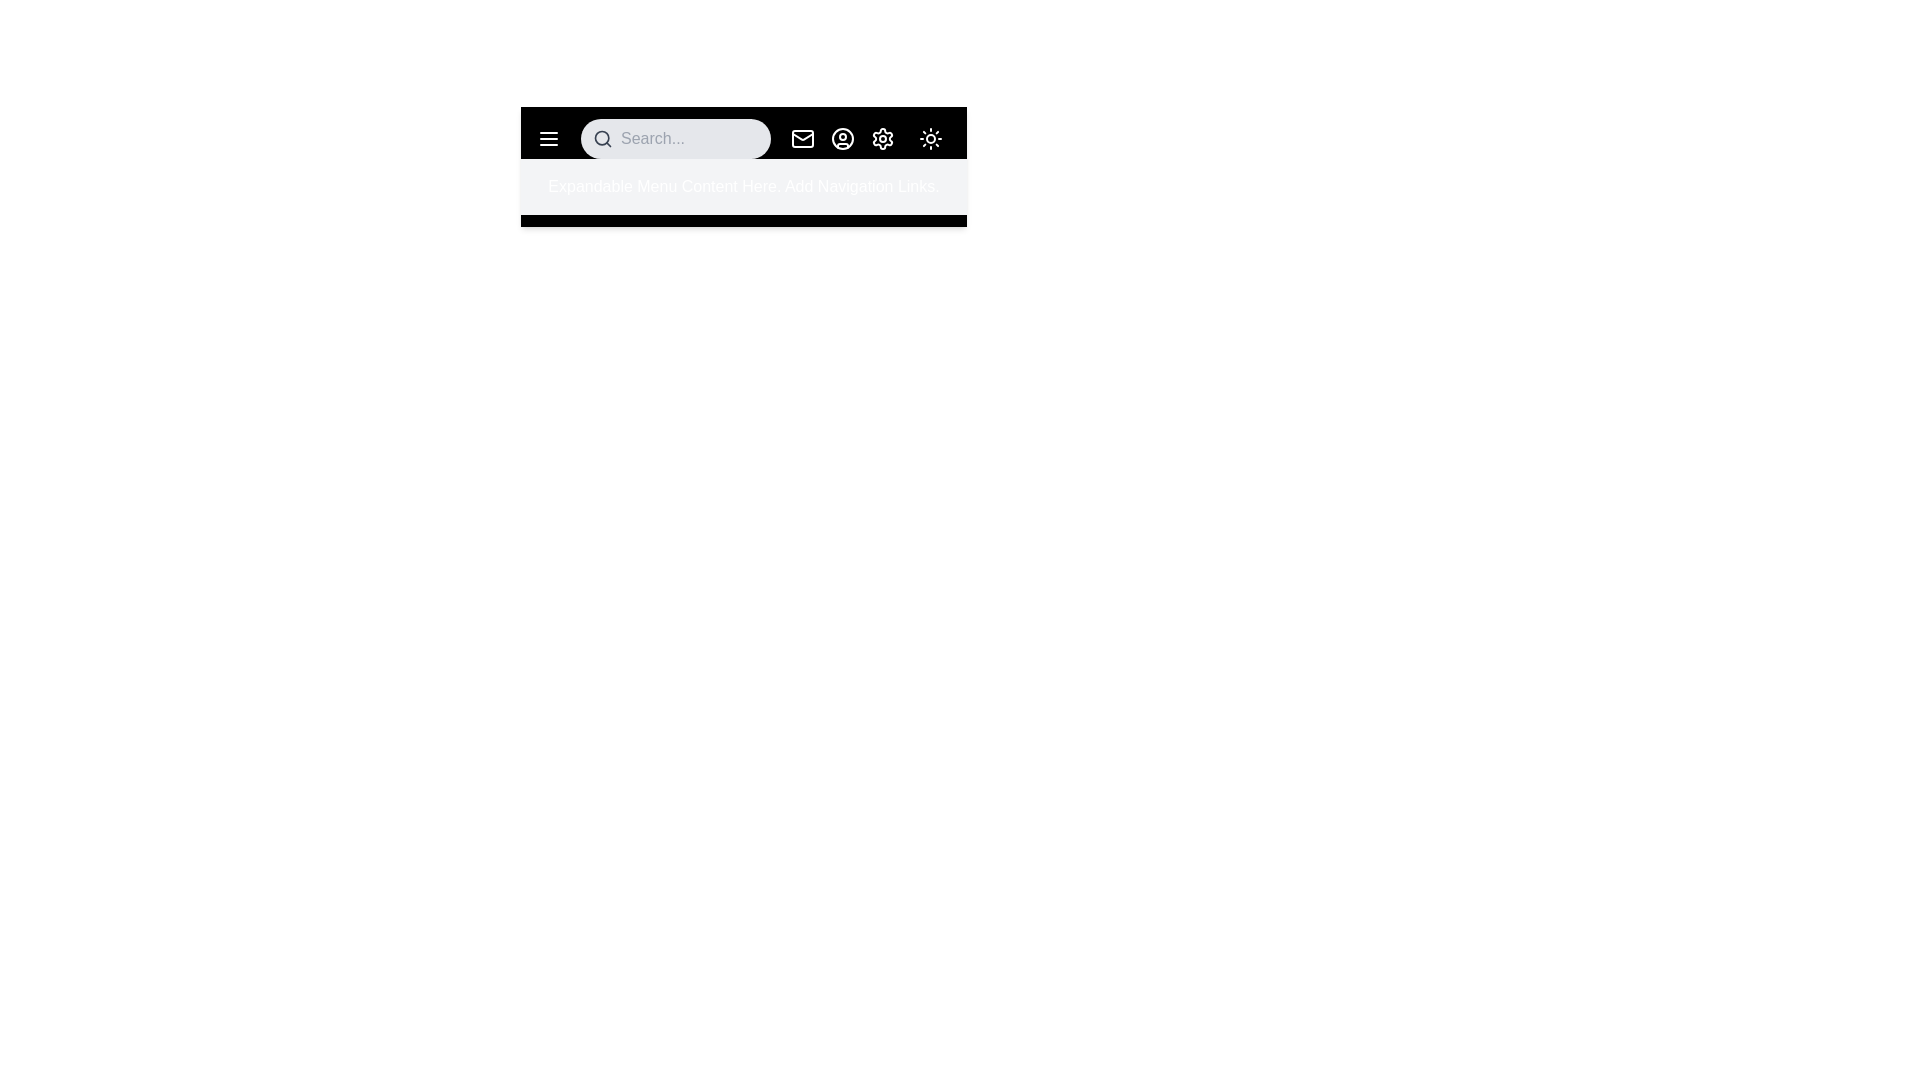 The width and height of the screenshot is (1920, 1080). I want to click on the mail icon to interact with notifications, so click(802, 137).